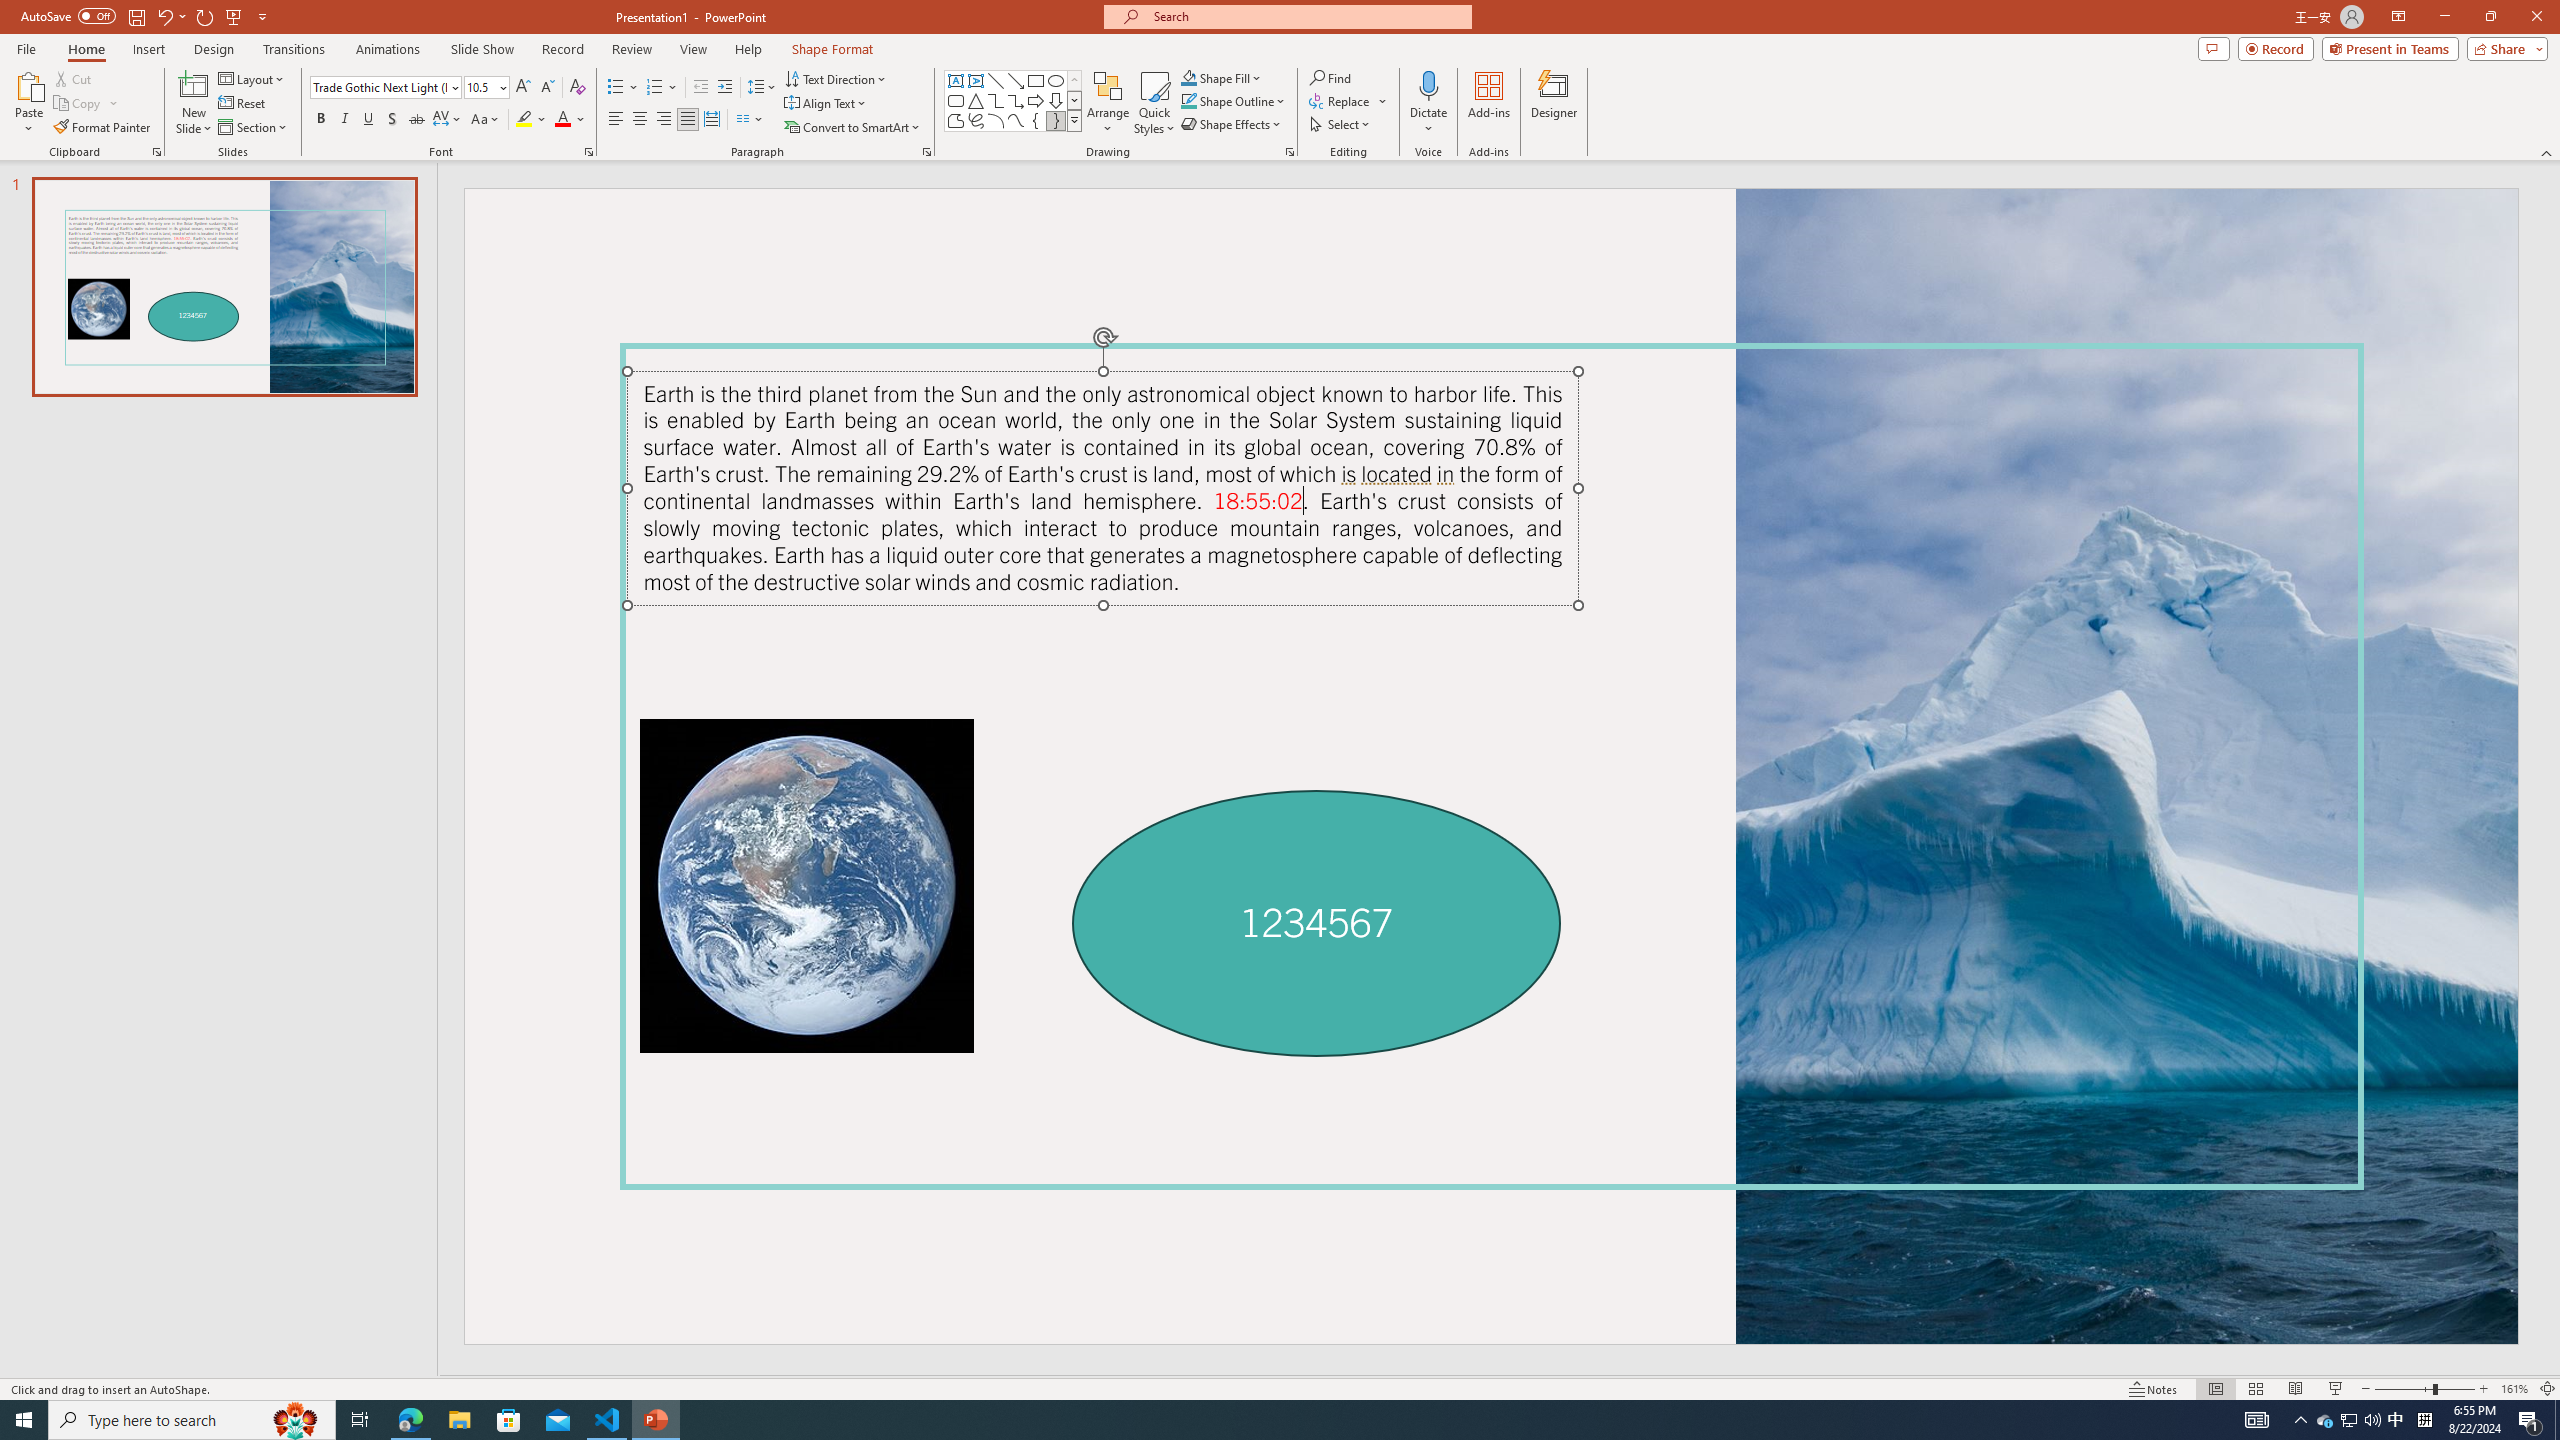  I want to click on 'Shape Fill Aqua, Accent 2', so click(1189, 77).